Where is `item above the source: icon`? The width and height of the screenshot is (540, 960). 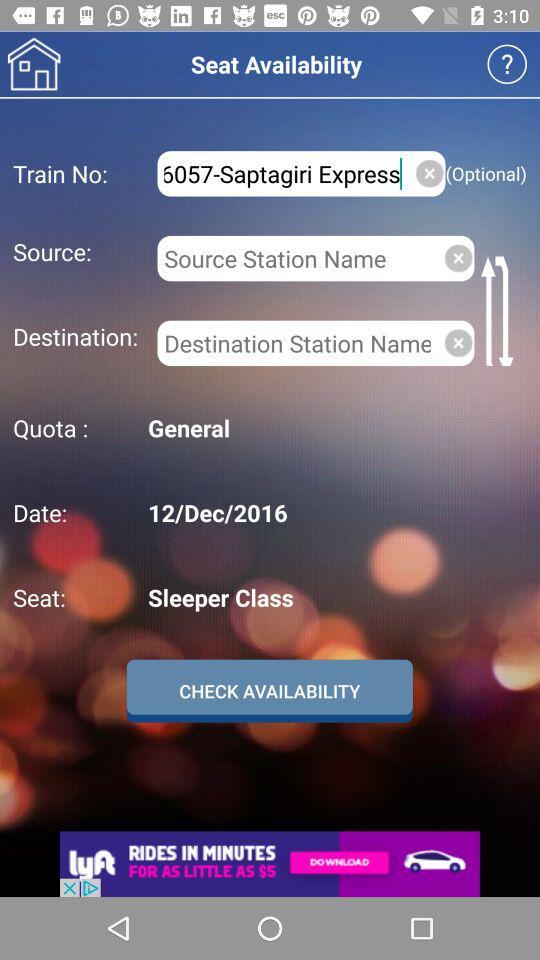
item above the source: icon is located at coordinates (281, 172).